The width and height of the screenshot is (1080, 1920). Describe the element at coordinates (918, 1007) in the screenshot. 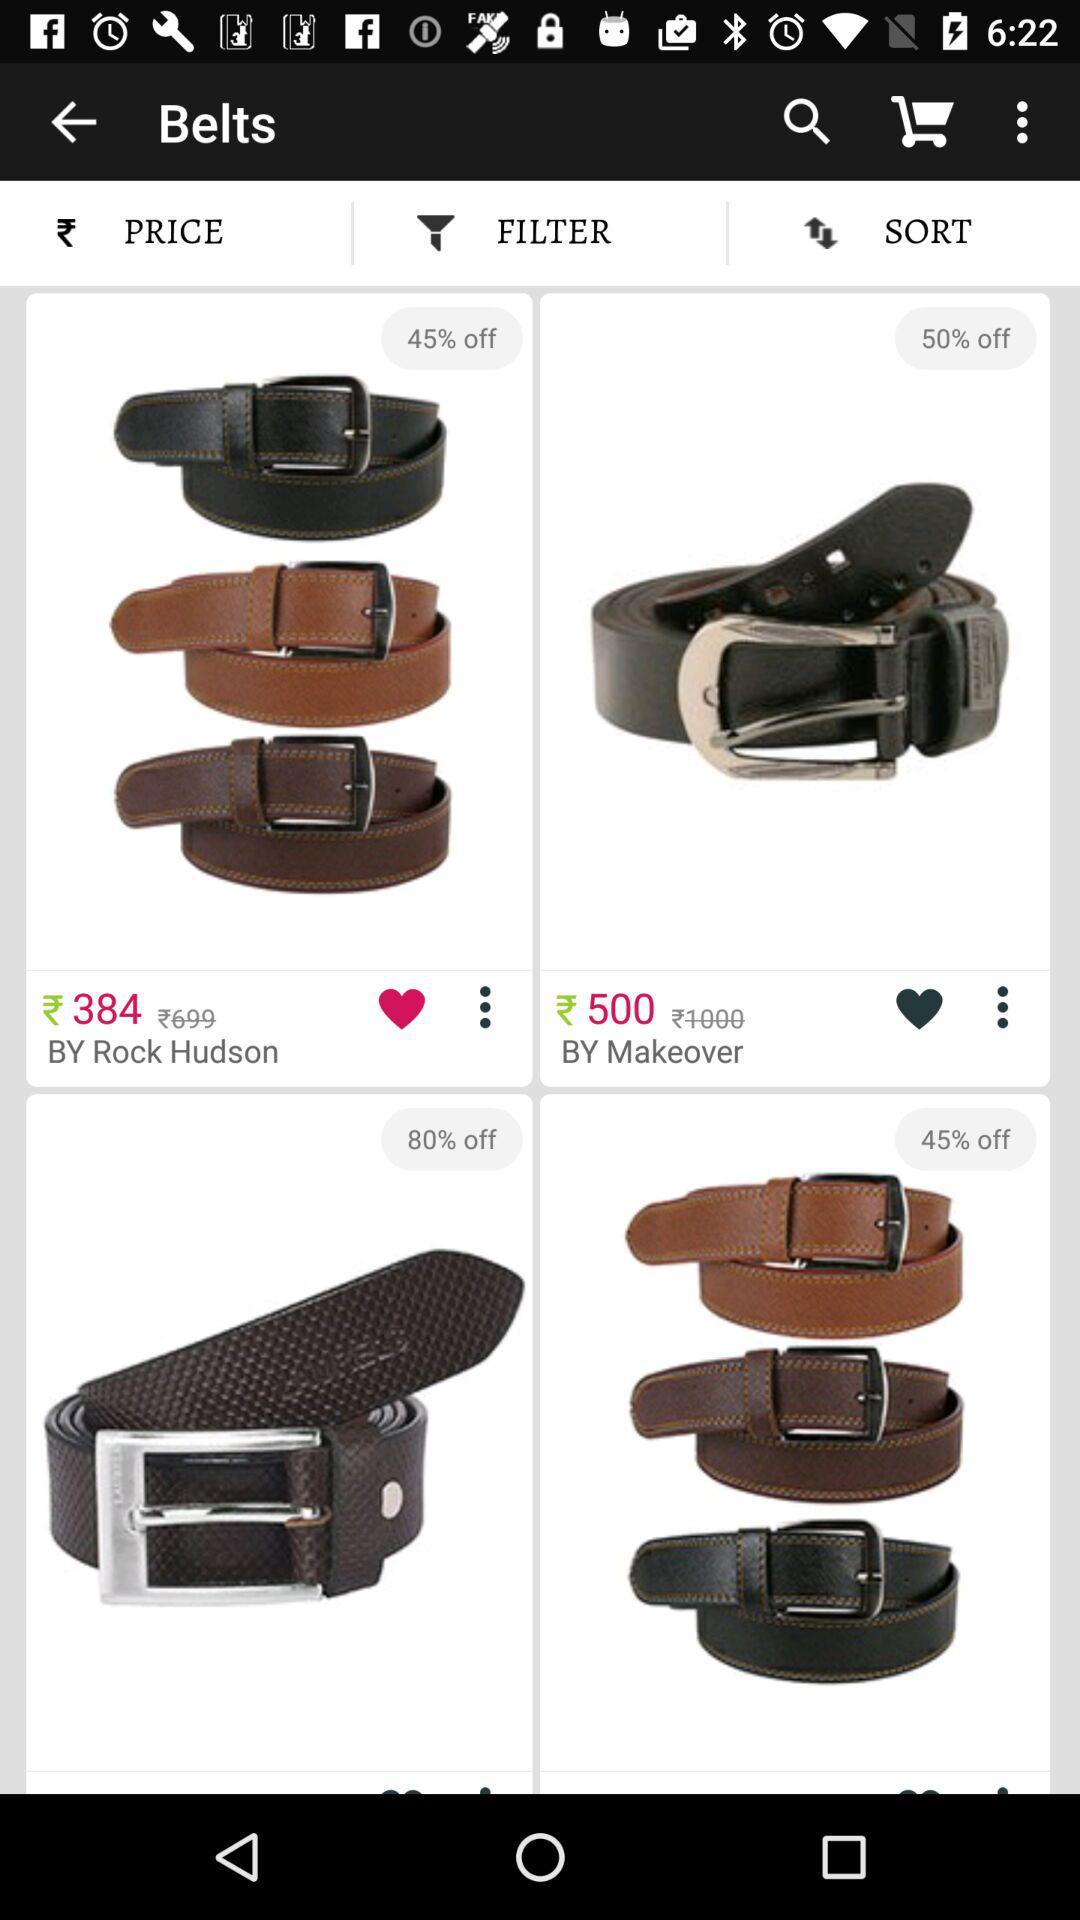

I see `like object` at that location.